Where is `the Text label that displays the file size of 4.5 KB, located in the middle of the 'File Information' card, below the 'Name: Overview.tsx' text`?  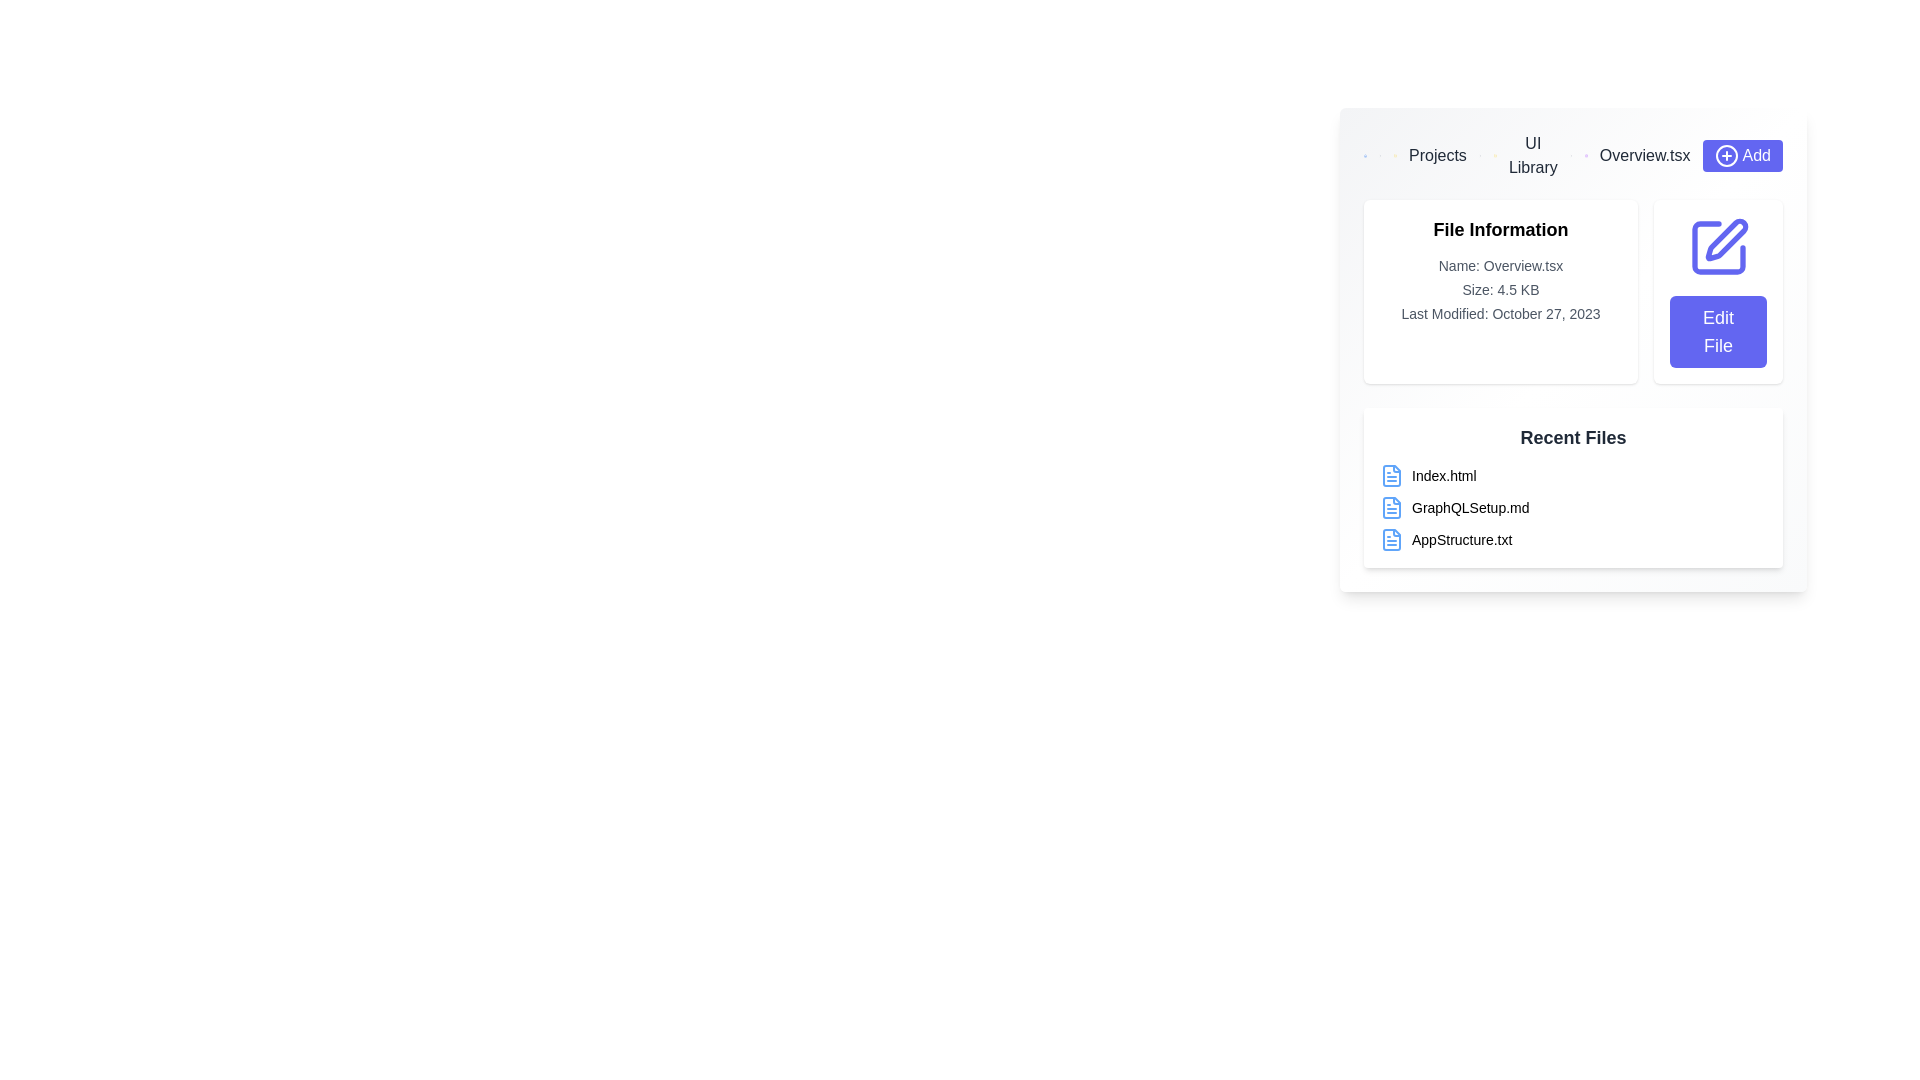
the Text label that displays the file size of 4.5 KB, located in the middle of the 'File Information' card, below the 'Name: Overview.tsx' text is located at coordinates (1501, 289).